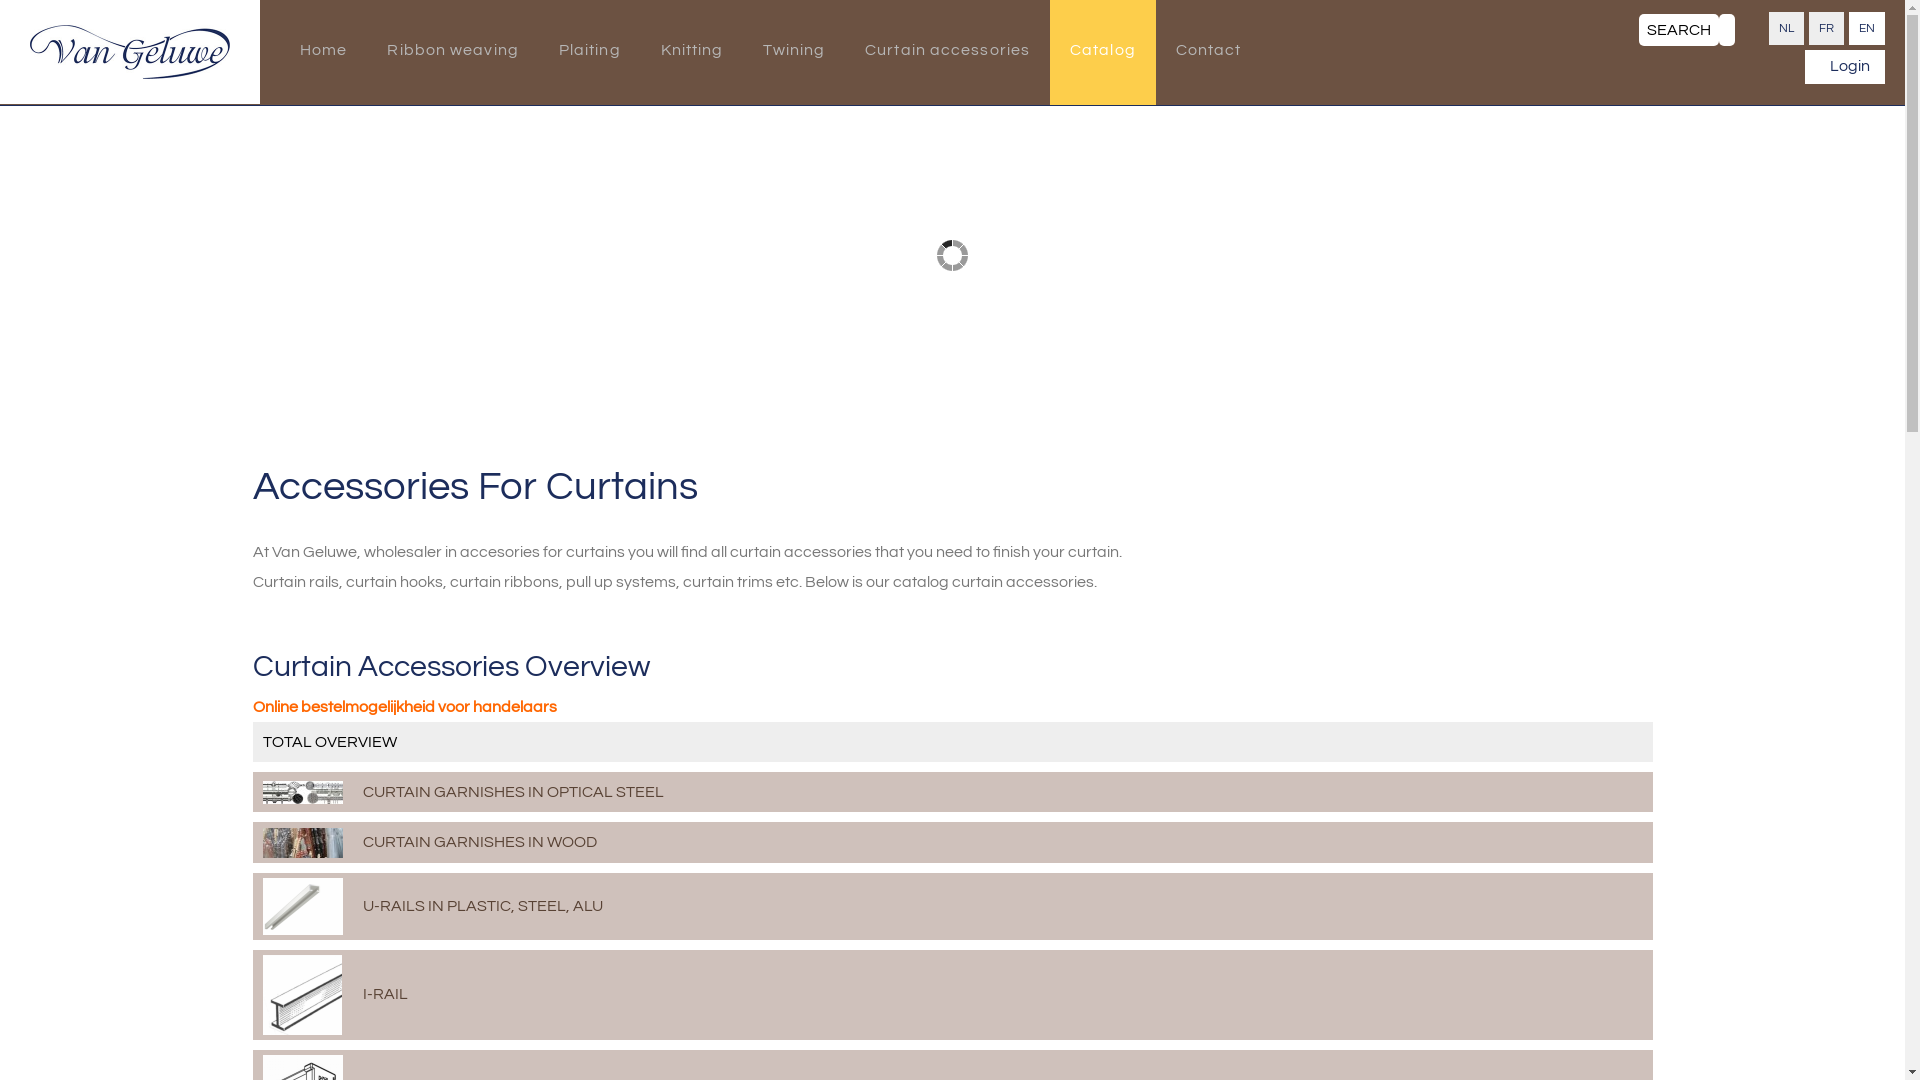 This screenshot has width=1920, height=1080. What do you see at coordinates (1638, 30) in the screenshot?
I see `'SEARCH'` at bounding box center [1638, 30].